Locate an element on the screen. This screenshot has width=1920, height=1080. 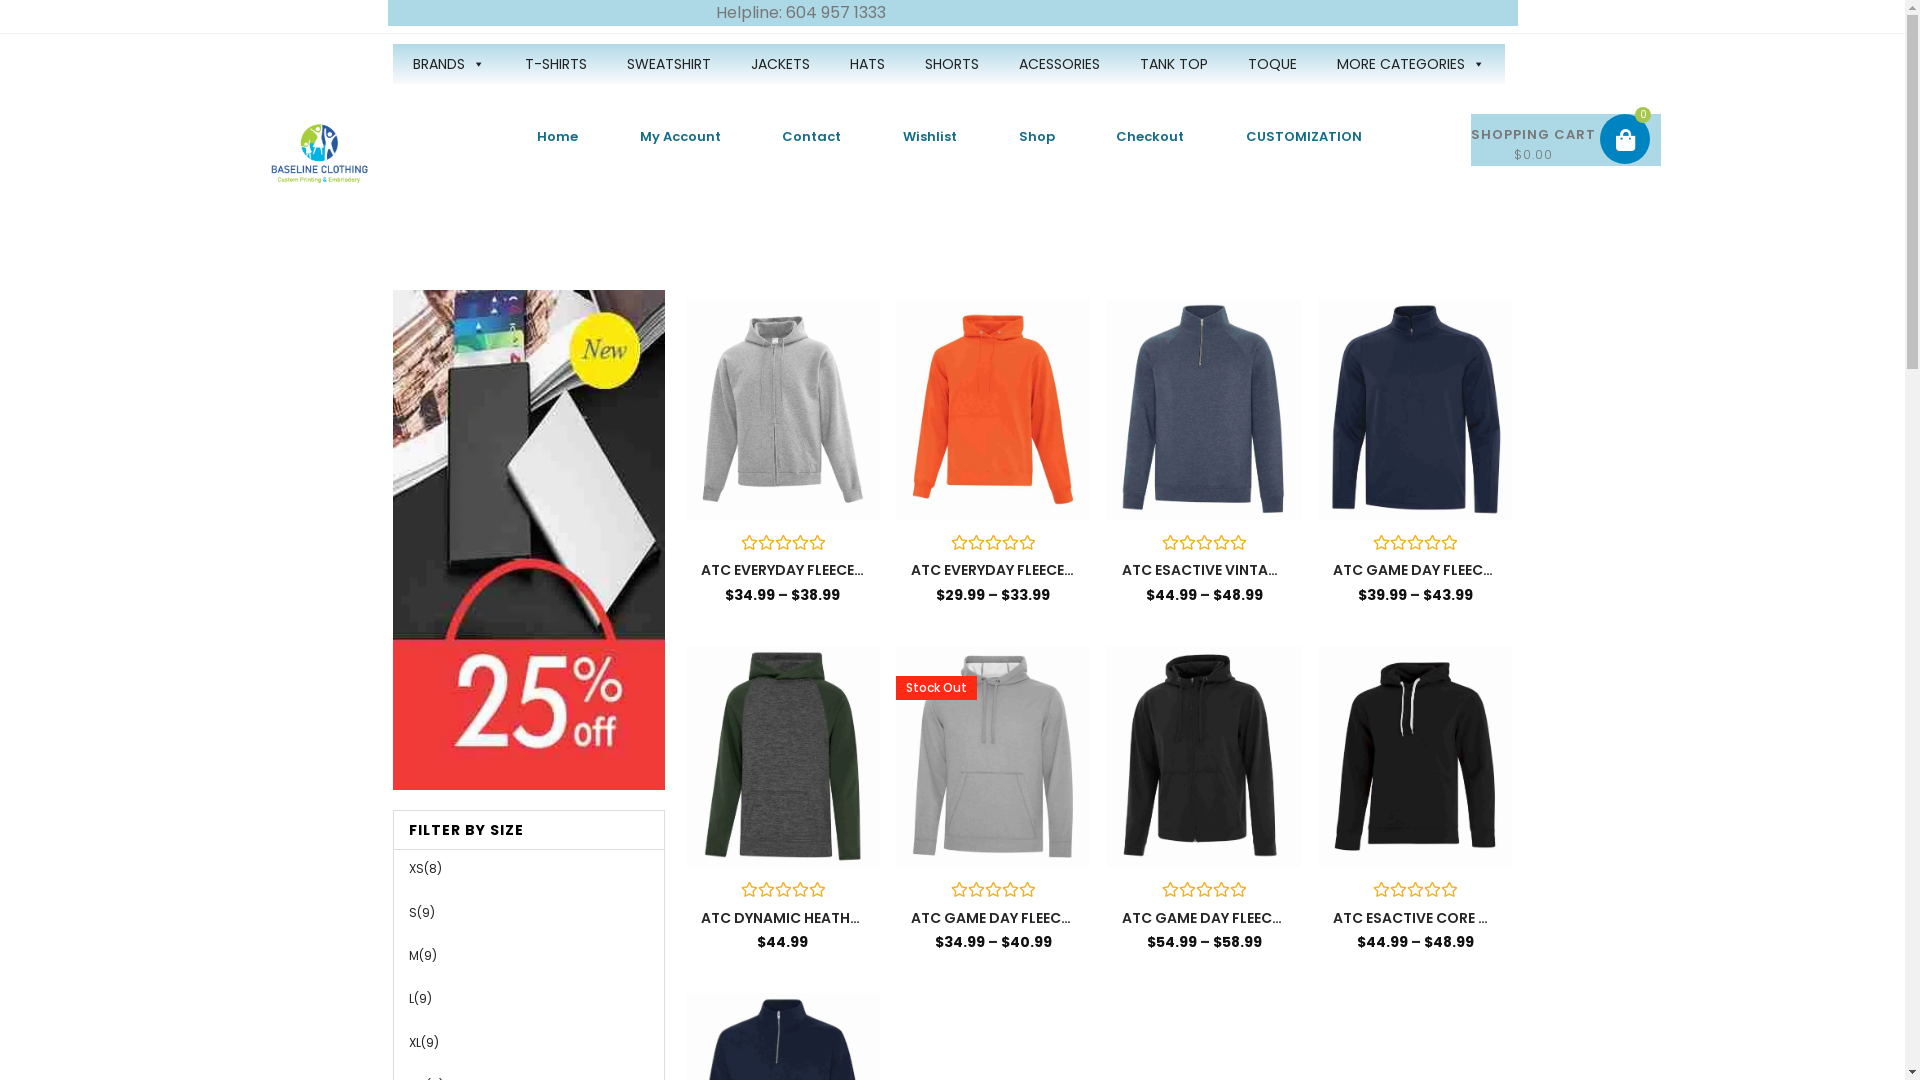
'CUSTOMIZATION' is located at coordinates (1304, 136).